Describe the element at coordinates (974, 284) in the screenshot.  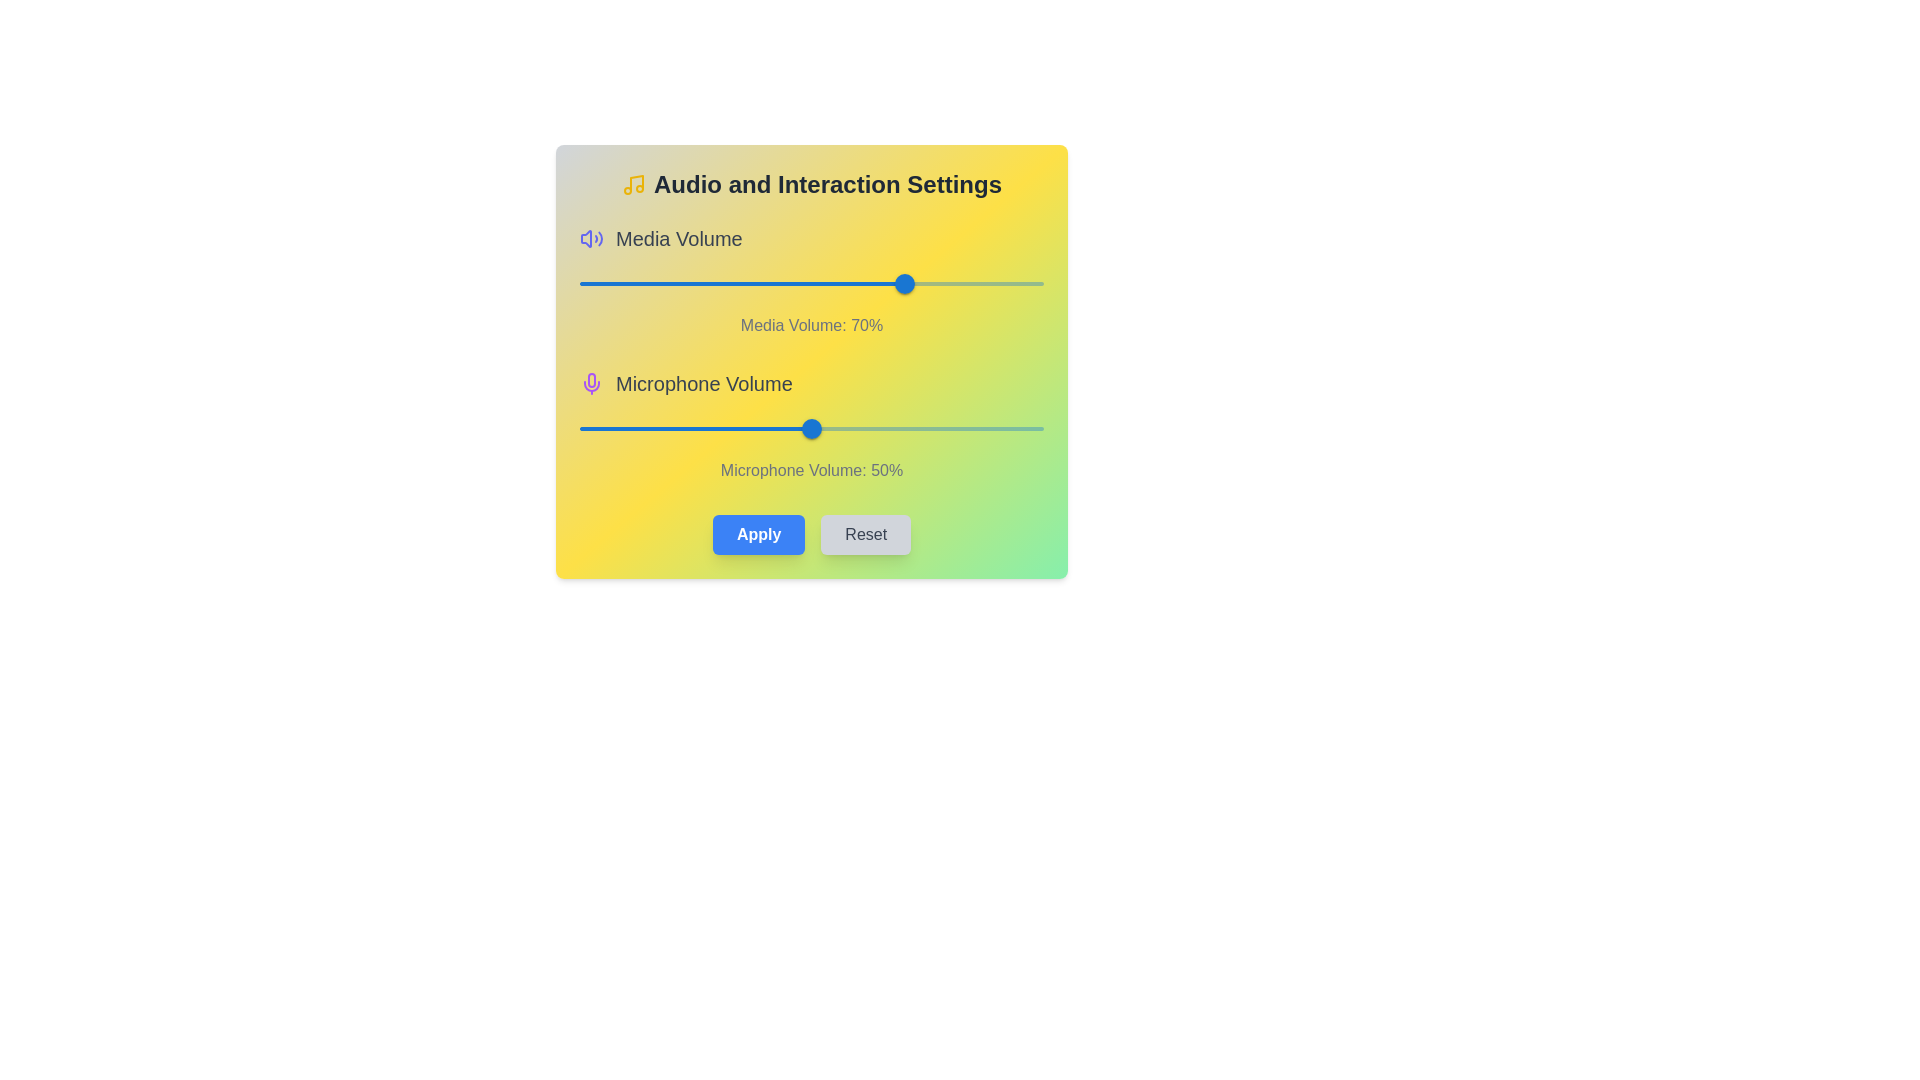
I see `the slider value` at that location.